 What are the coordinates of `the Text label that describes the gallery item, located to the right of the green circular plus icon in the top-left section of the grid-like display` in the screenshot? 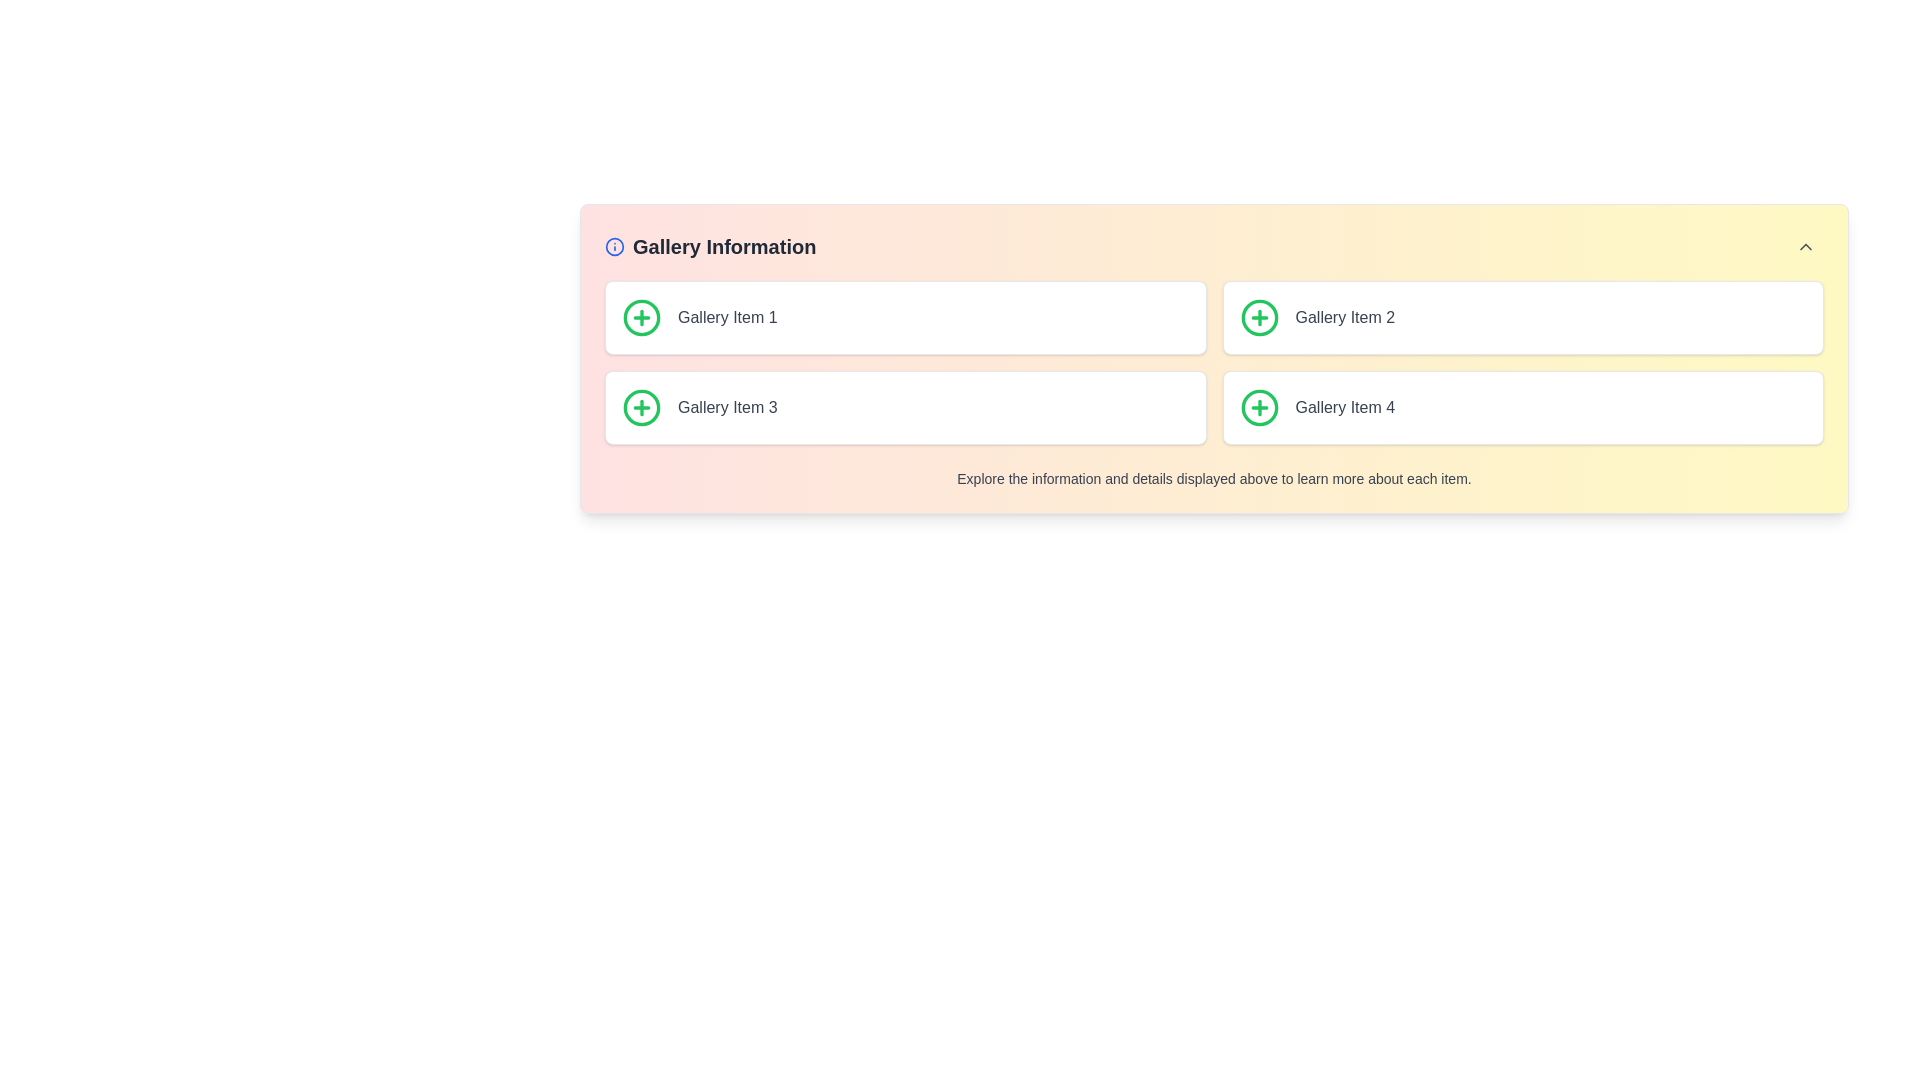 It's located at (726, 316).